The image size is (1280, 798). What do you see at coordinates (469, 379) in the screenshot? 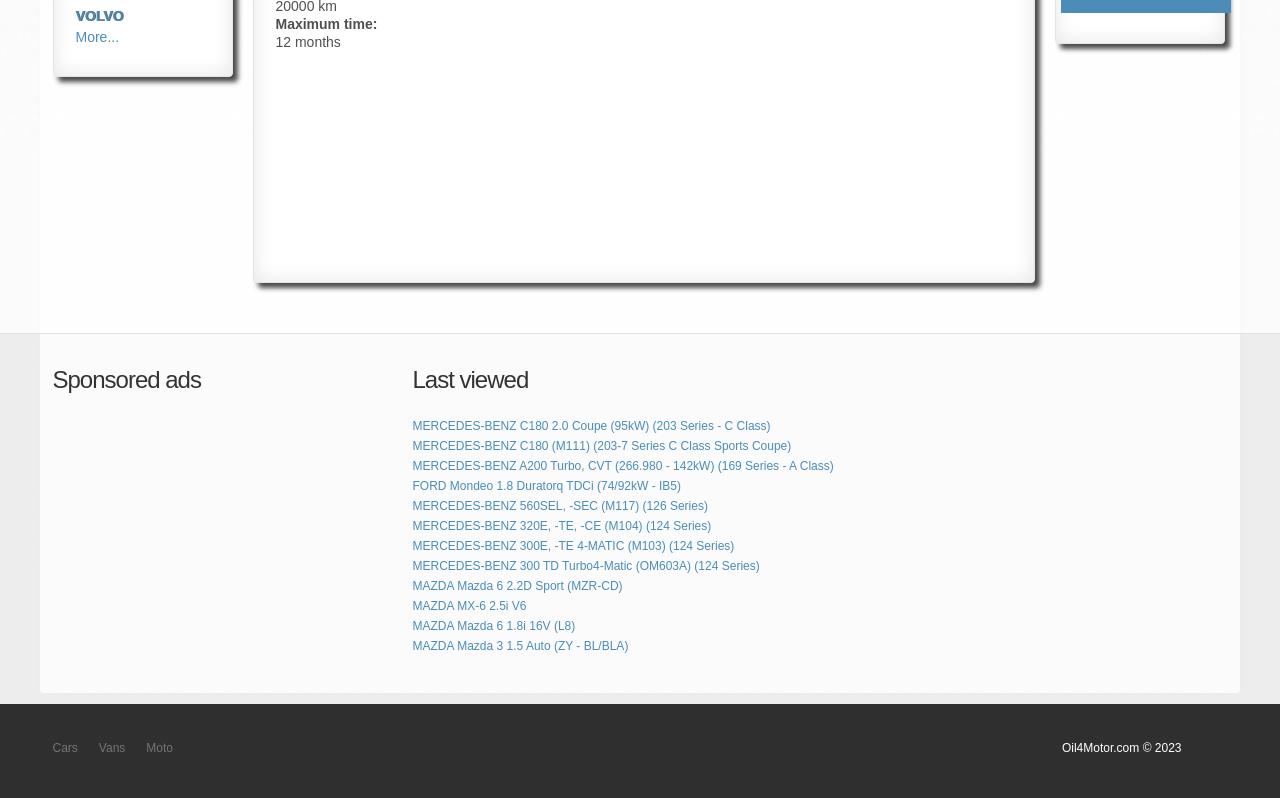
I see `'Last viewed'` at bounding box center [469, 379].